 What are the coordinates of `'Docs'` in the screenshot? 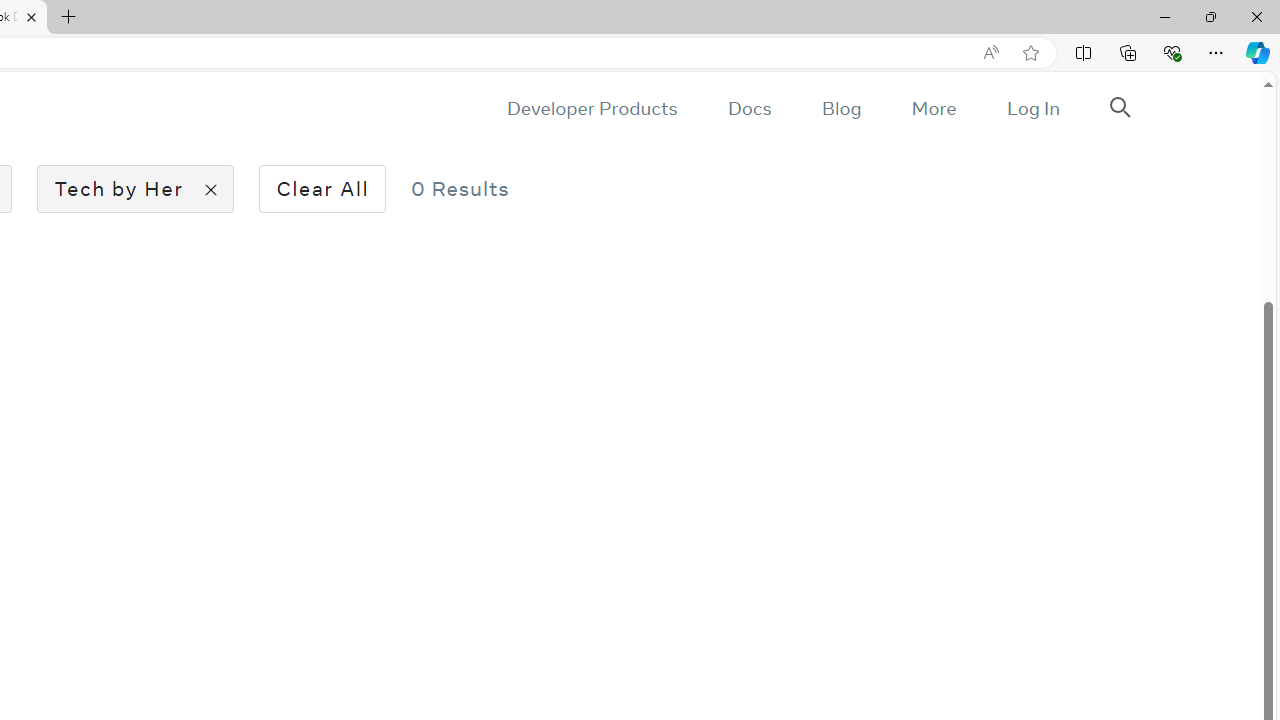 It's located at (748, 108).